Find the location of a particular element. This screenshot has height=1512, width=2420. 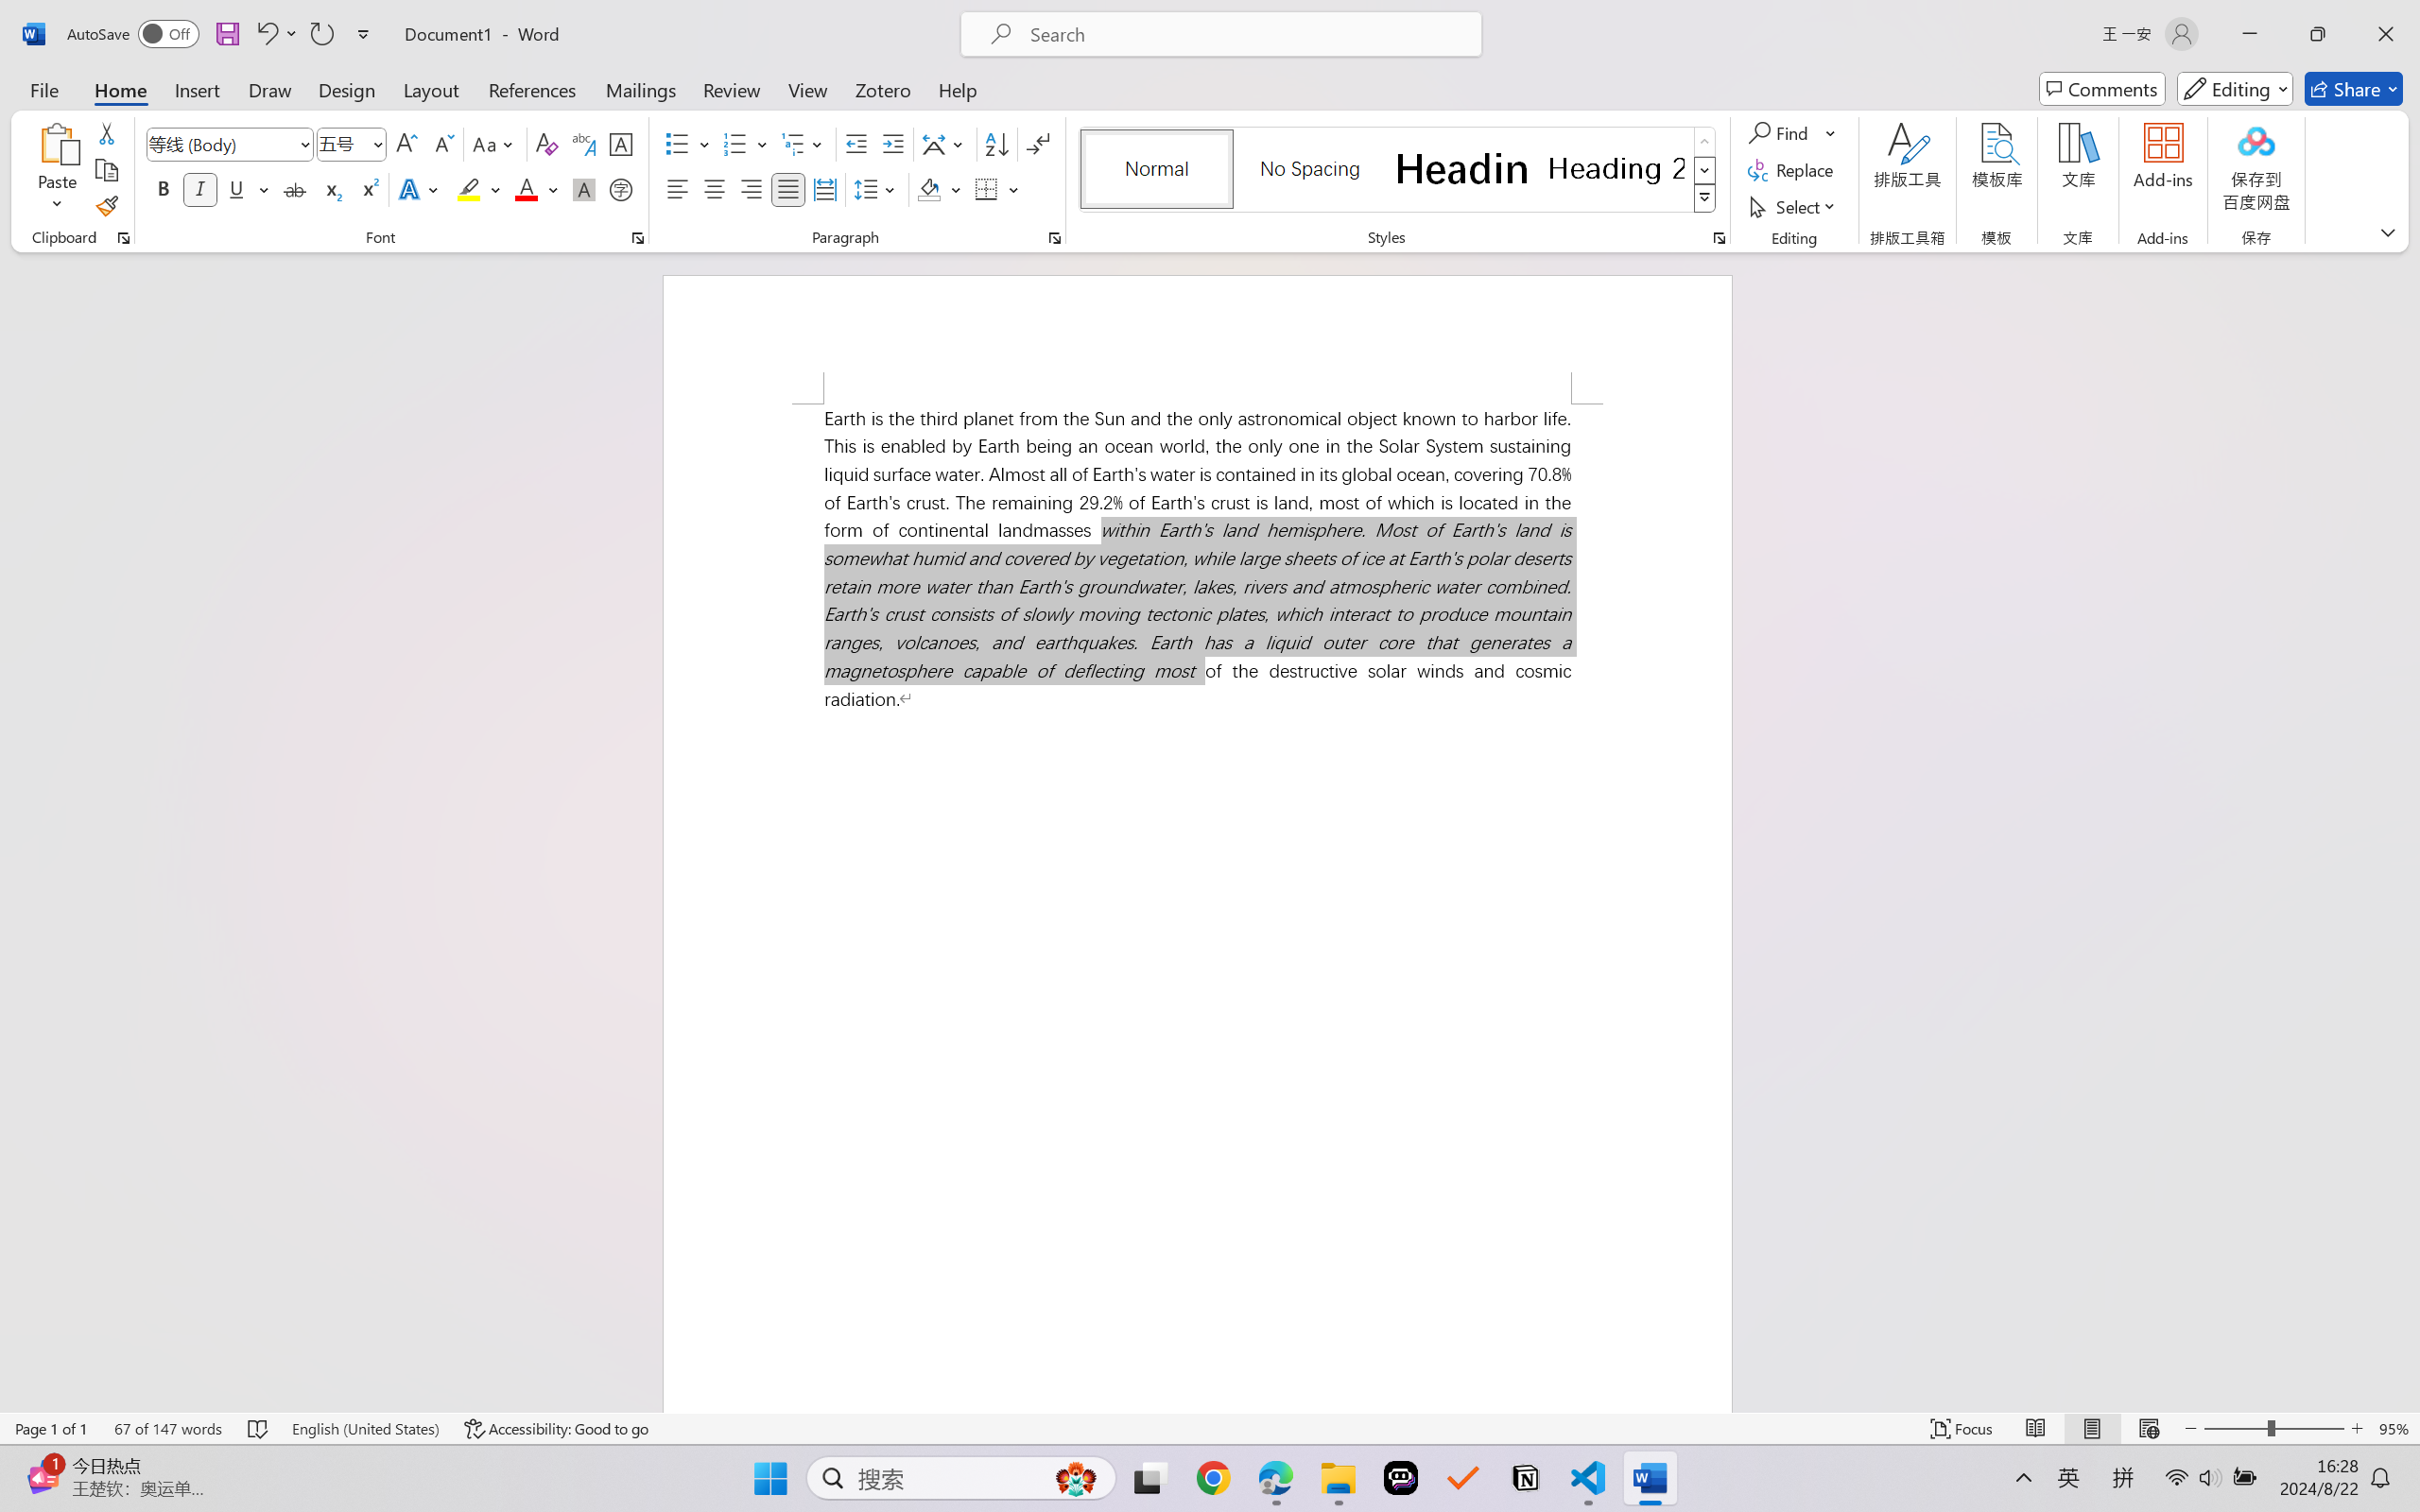

'Microsoft search' is located at coordinates (1233, 17).